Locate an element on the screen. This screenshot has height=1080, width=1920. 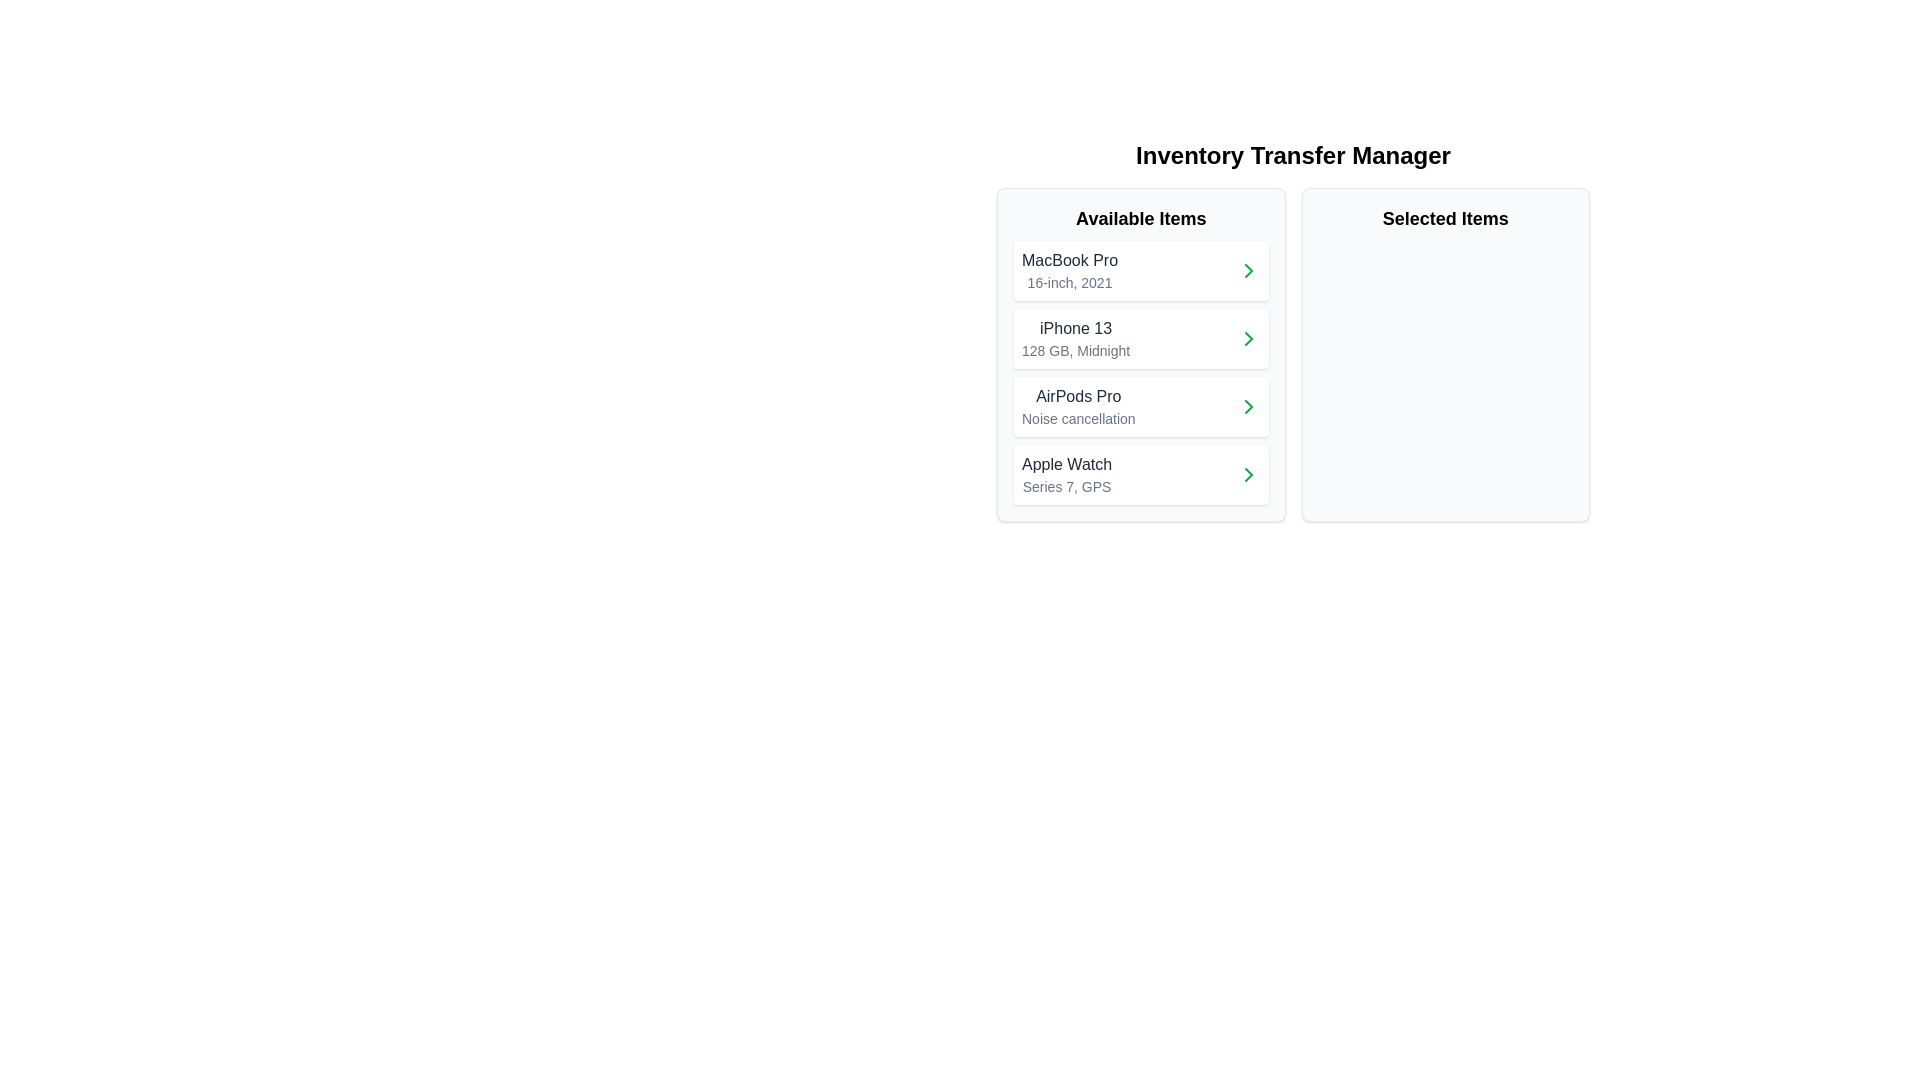
the text label displaying 'Noise cancellation' located directly below the bold label 'AirPods Pro' in the 'Available Items' panel is located at coordinates (1077, 418).